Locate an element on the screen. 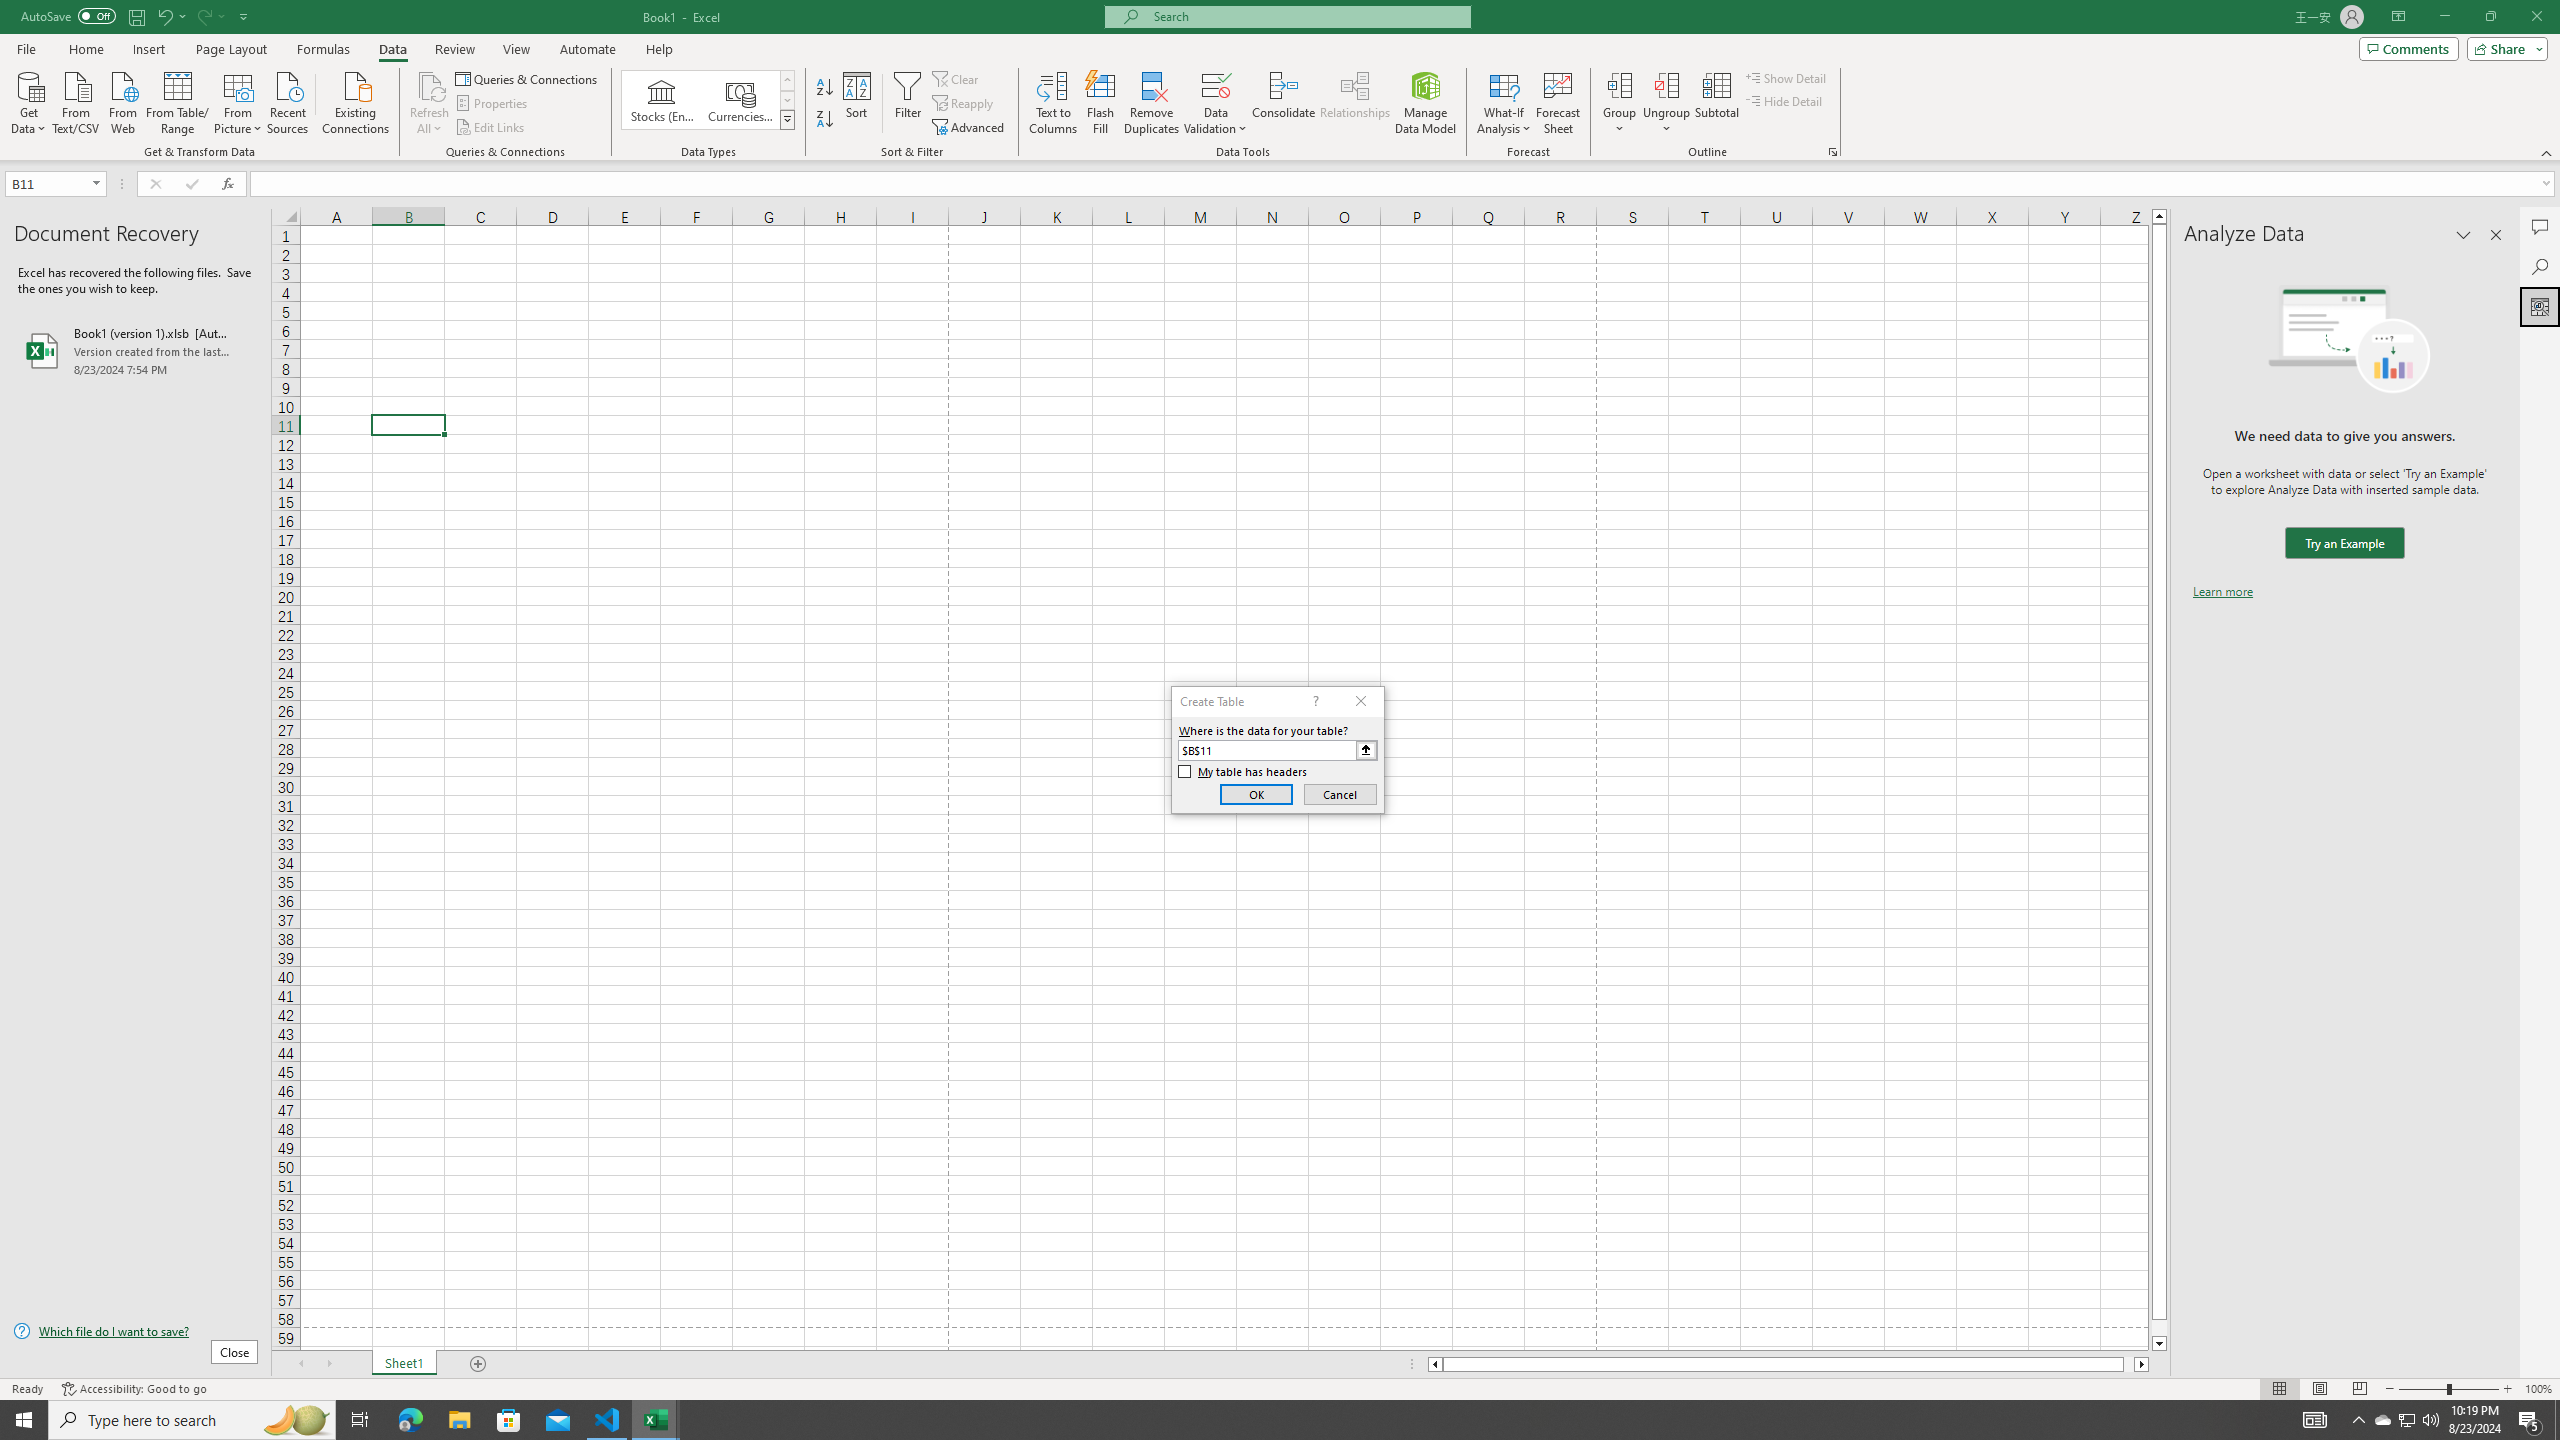  'Book1 (version 1).xlsb  [AutoRecovered]' is located at coordinates (134, 349).